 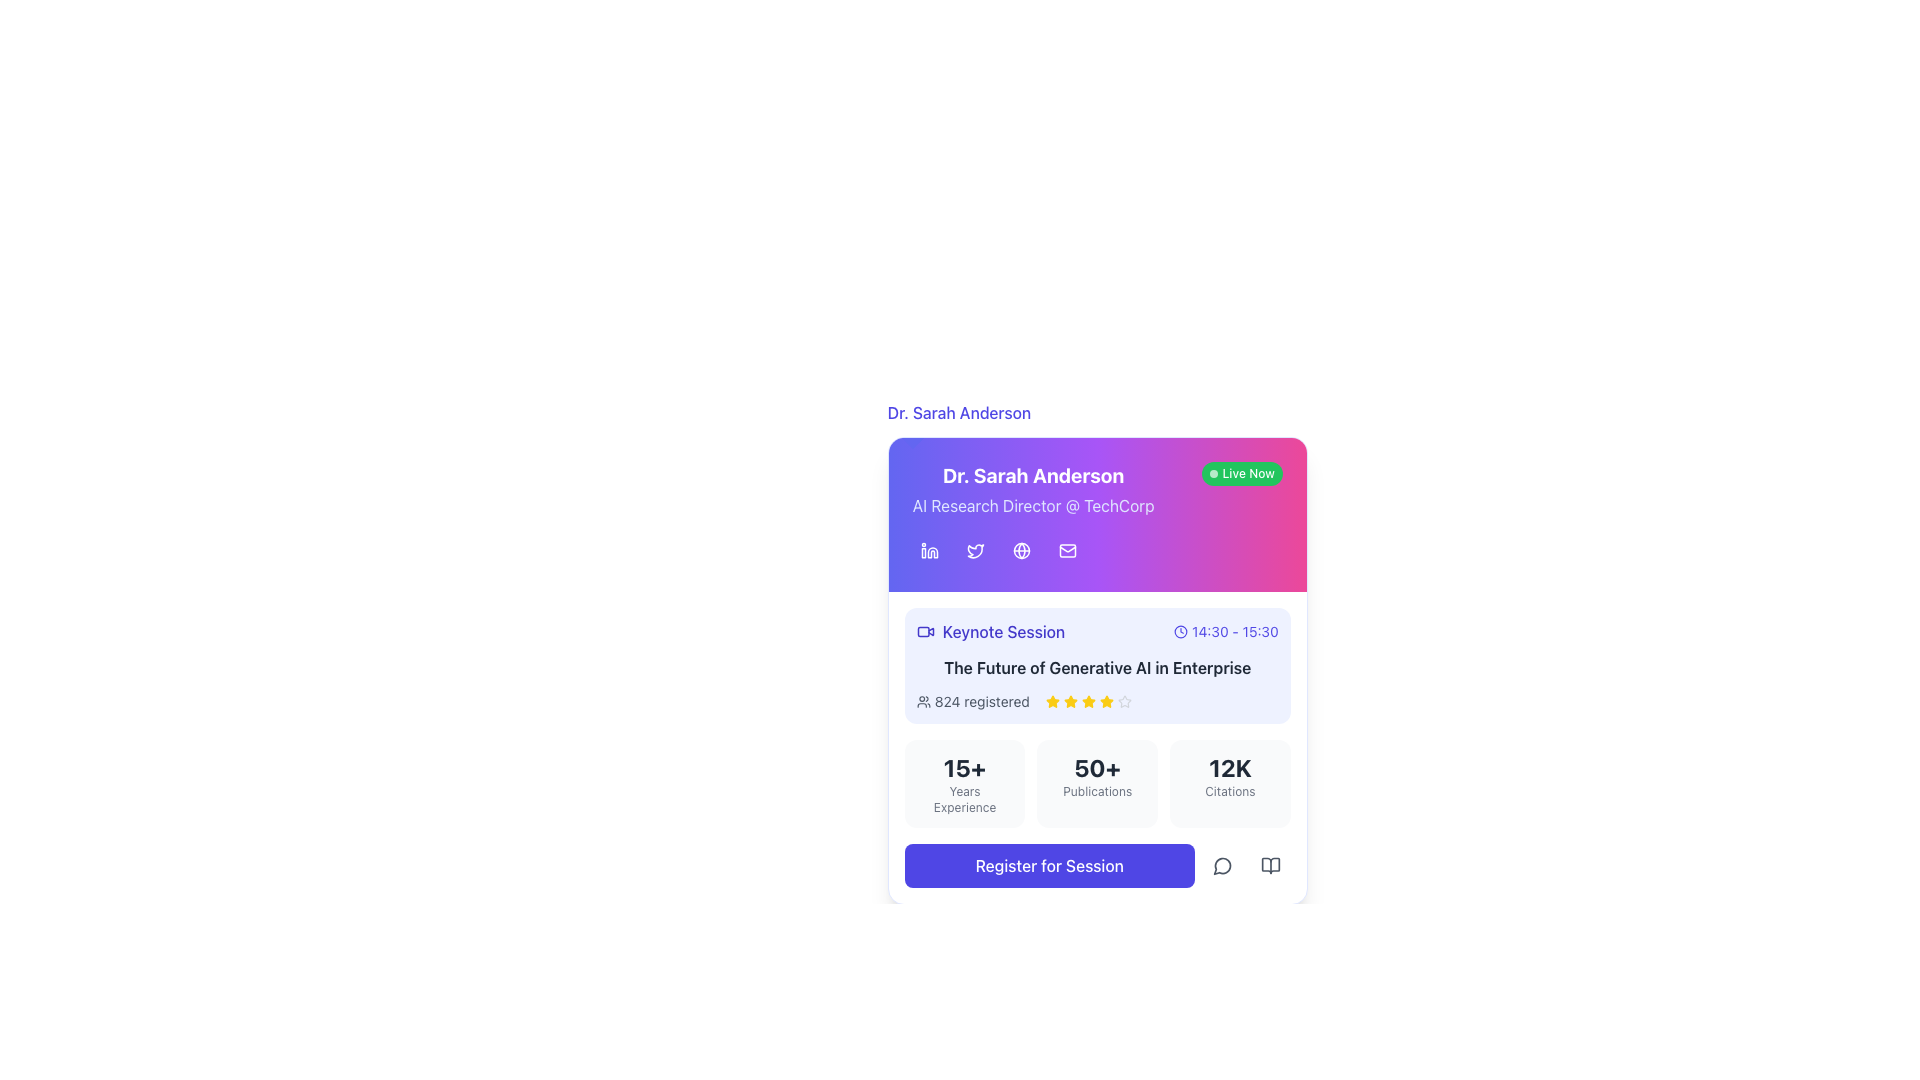 What do you see at coordinates (1087, 701) in the screenshot?
I see `the fifth star icon with a yellow fill` at bounding box center [1087, 701].